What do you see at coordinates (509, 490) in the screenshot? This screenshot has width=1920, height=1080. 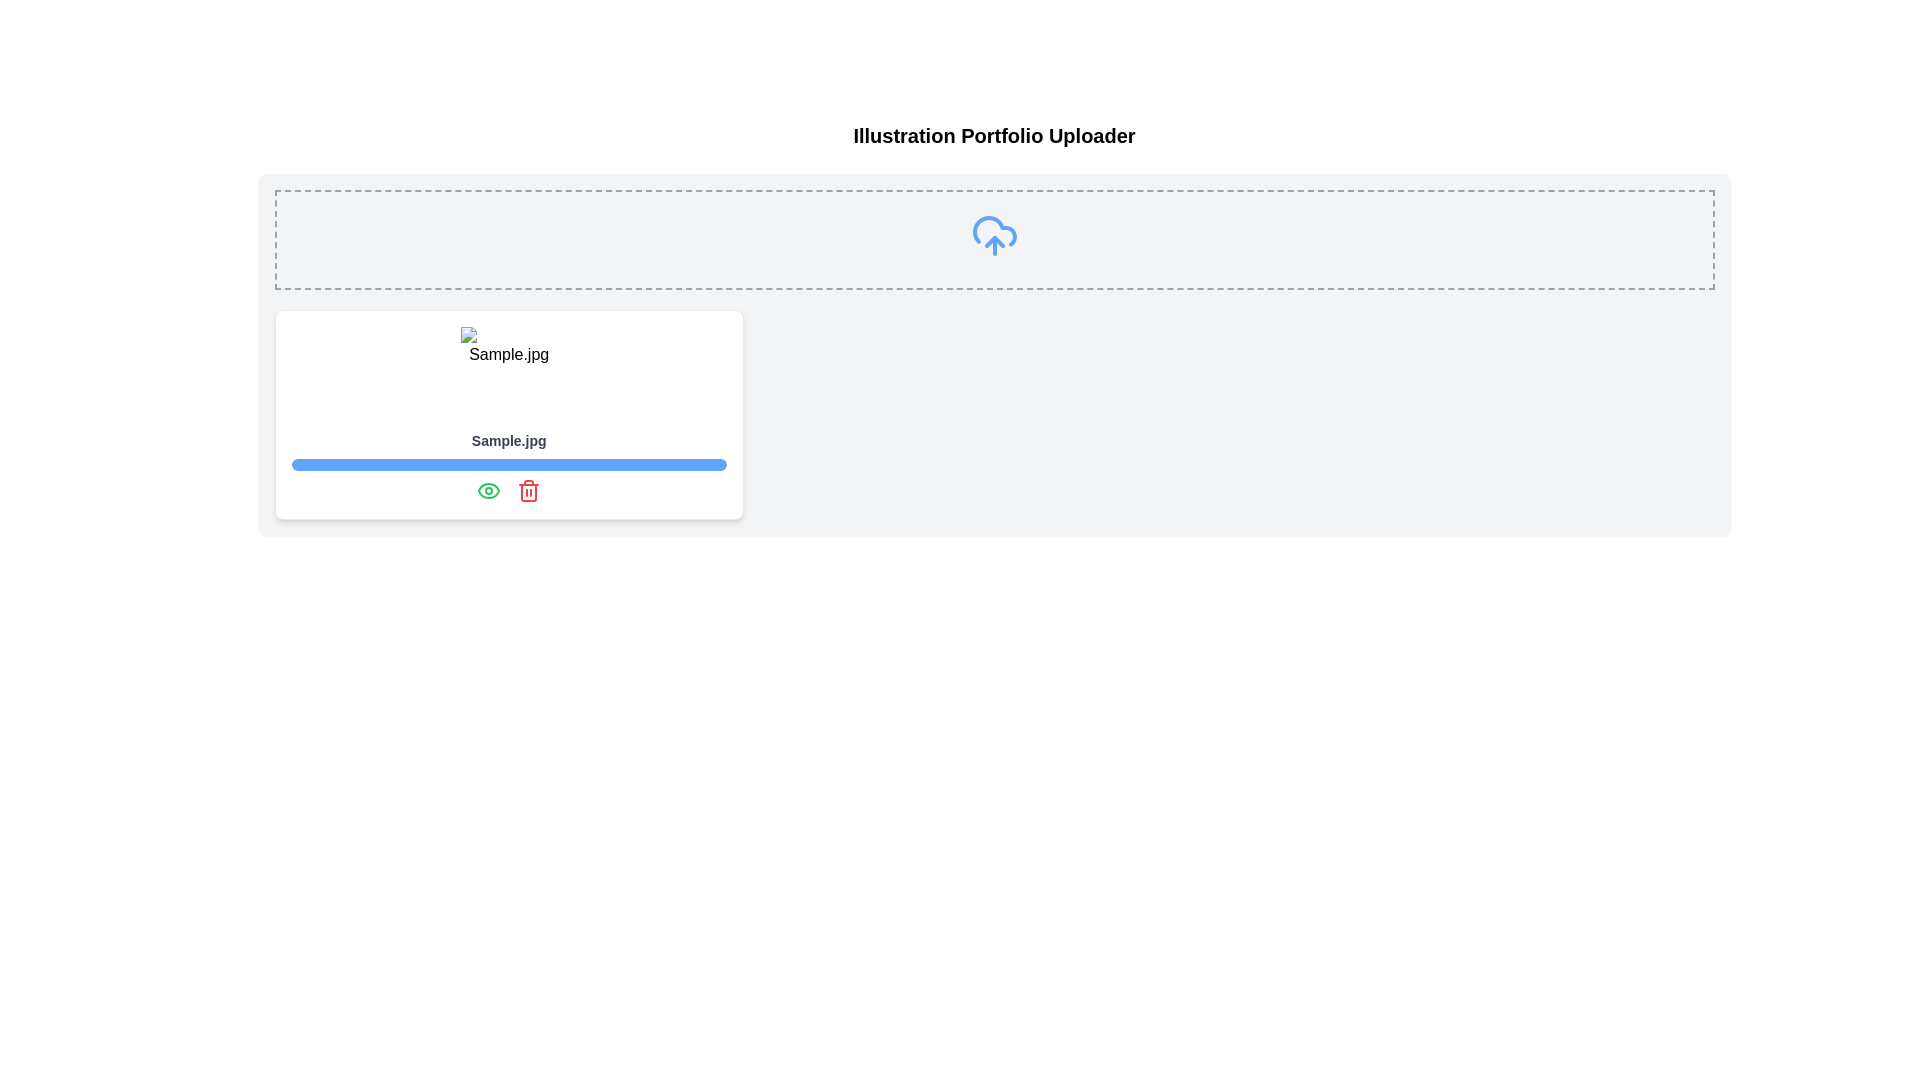 I see `the green eye icon in the icon buttons group located below the progress bar of the card displaying 'Sample.jpg'` at bounding box center [509, 490].